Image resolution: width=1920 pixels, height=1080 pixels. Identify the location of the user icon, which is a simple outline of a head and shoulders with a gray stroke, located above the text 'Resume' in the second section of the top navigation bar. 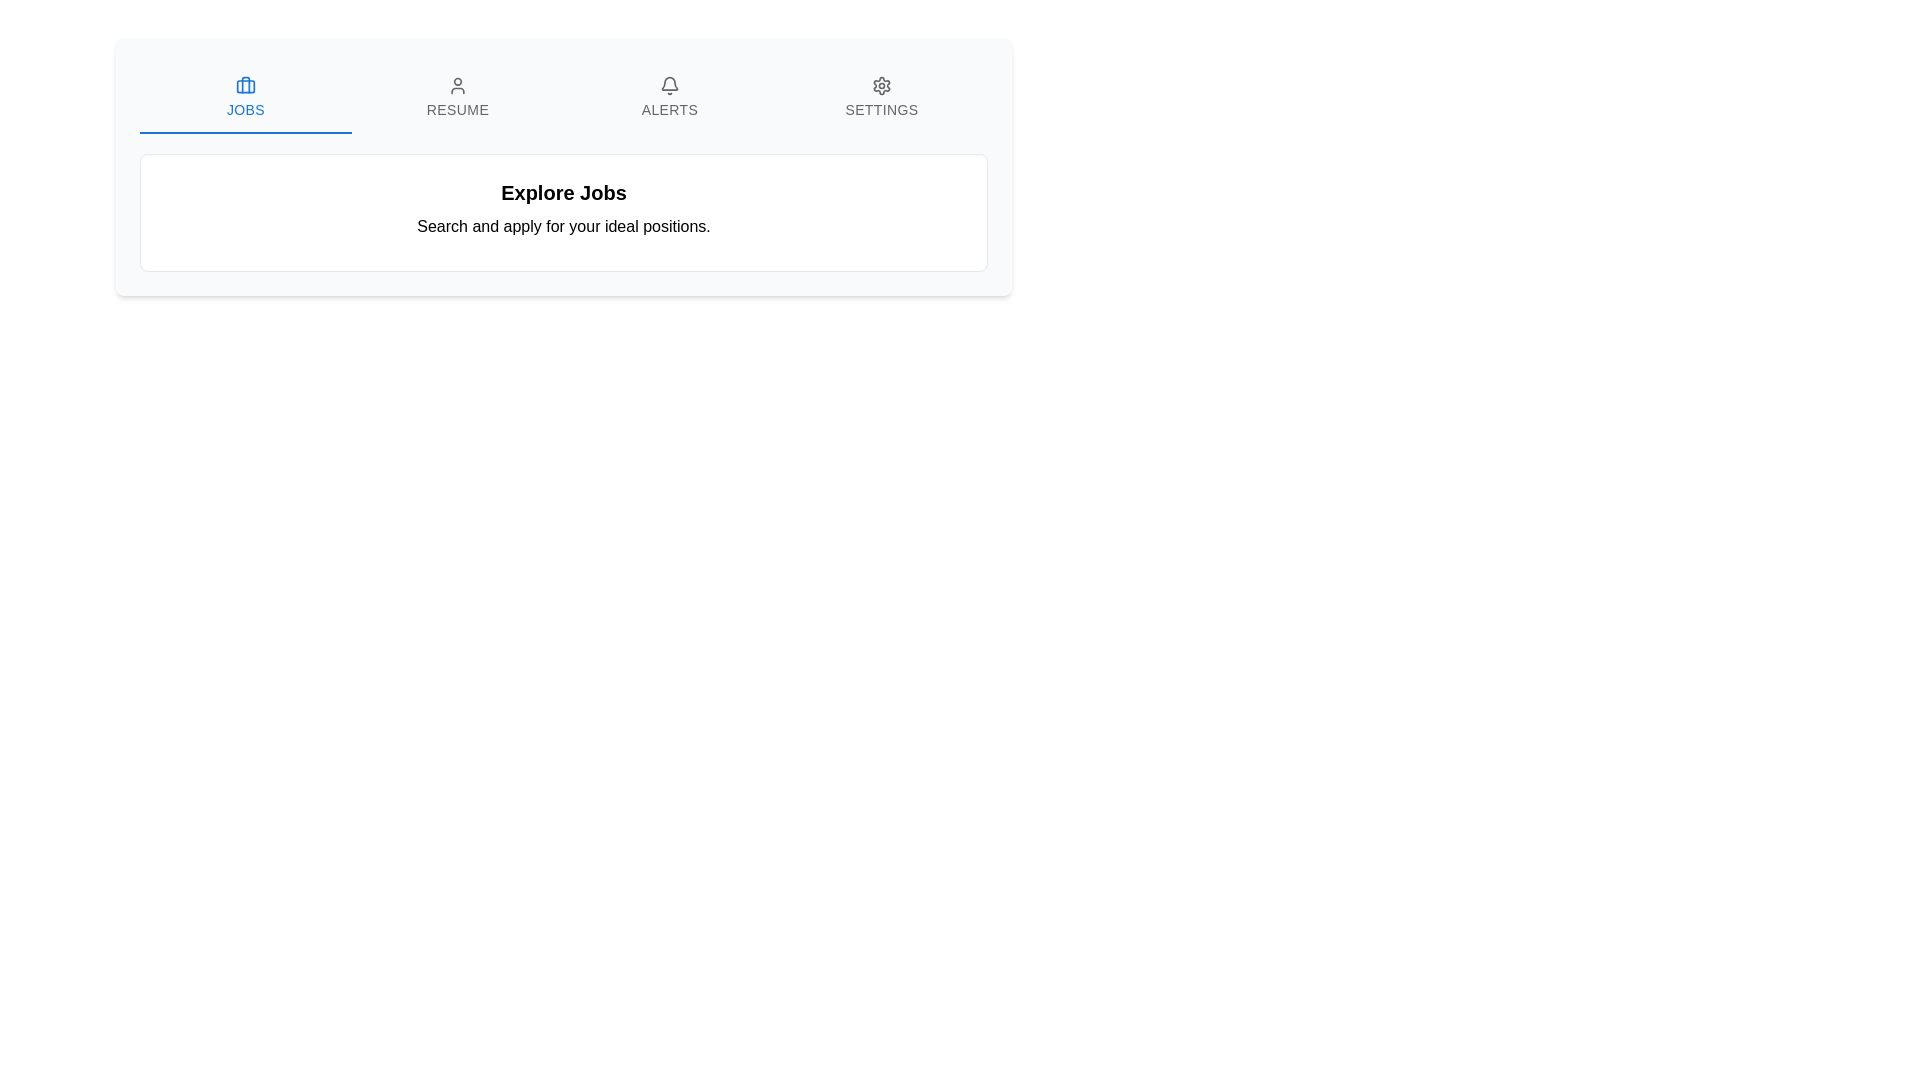
(456, 84).